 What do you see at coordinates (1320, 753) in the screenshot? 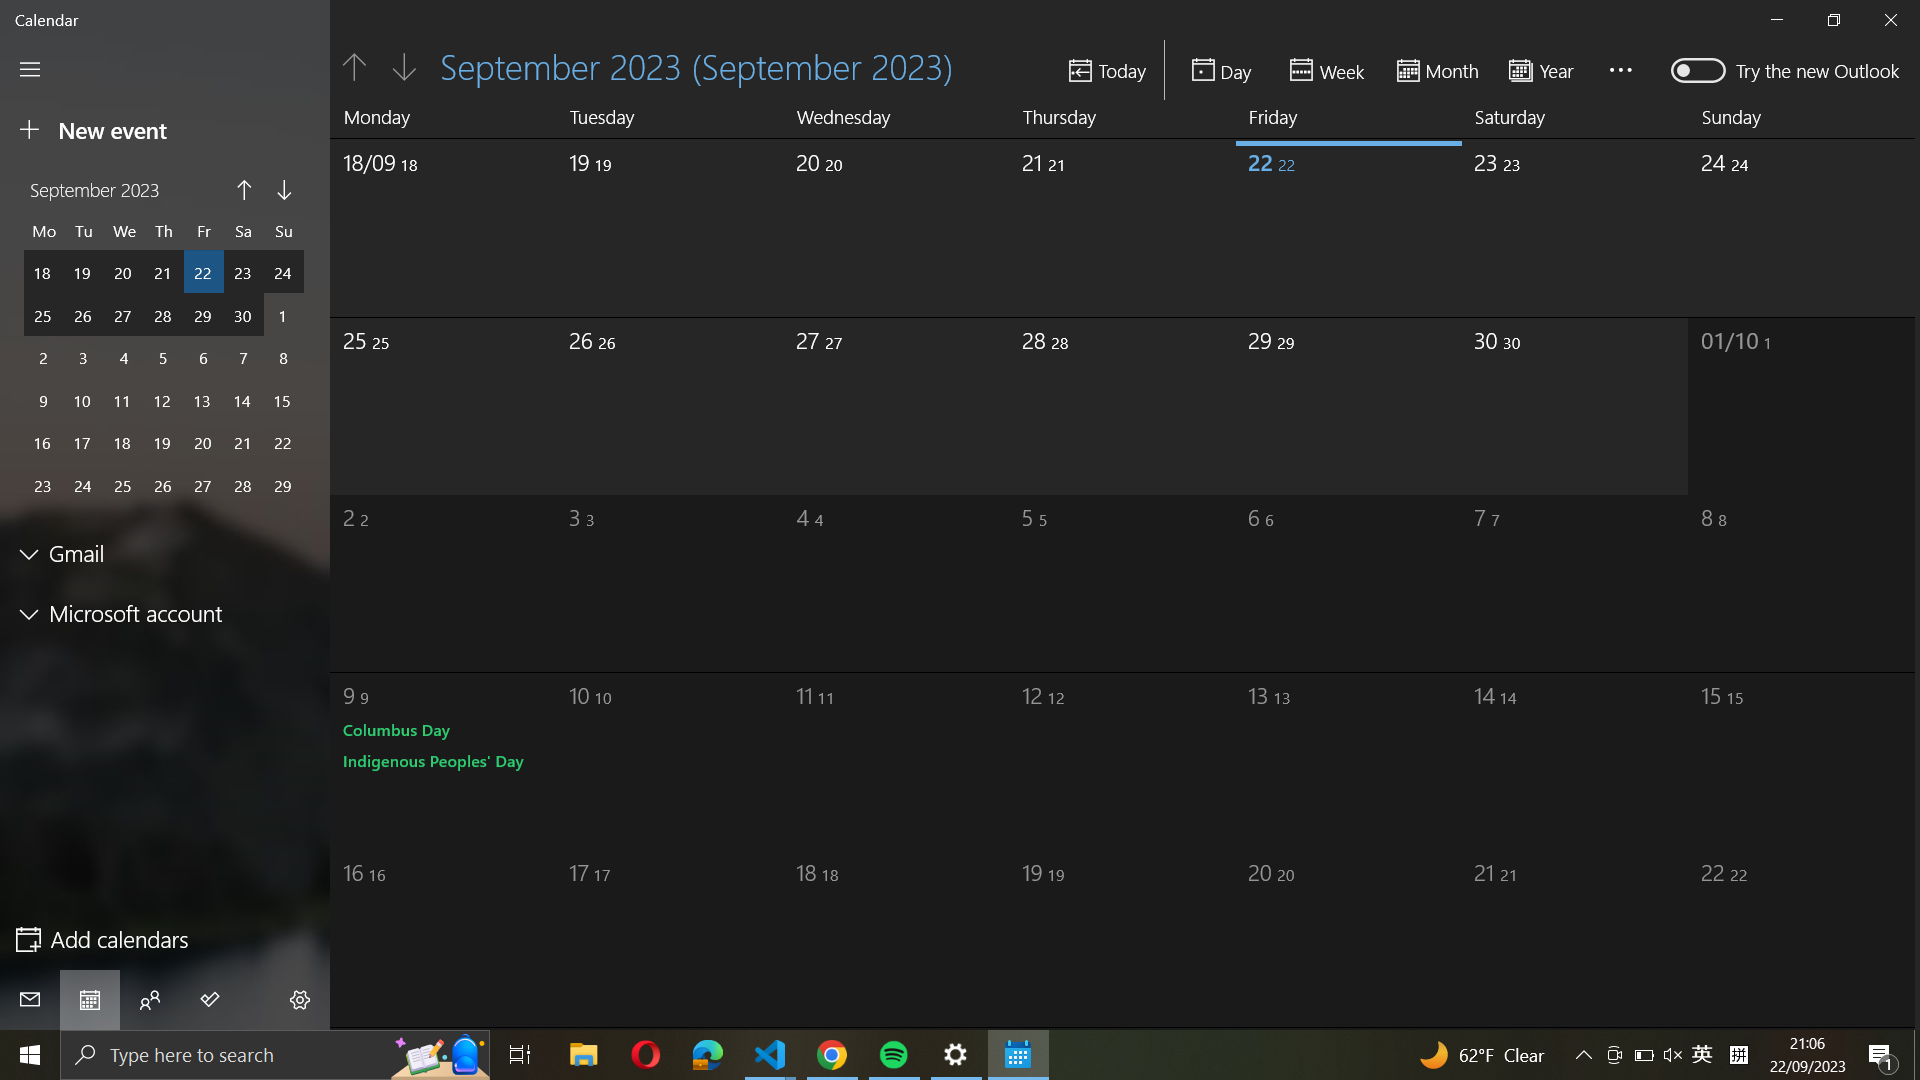
I see `Pick the date October 13th` at bounding box center [1320, 753].